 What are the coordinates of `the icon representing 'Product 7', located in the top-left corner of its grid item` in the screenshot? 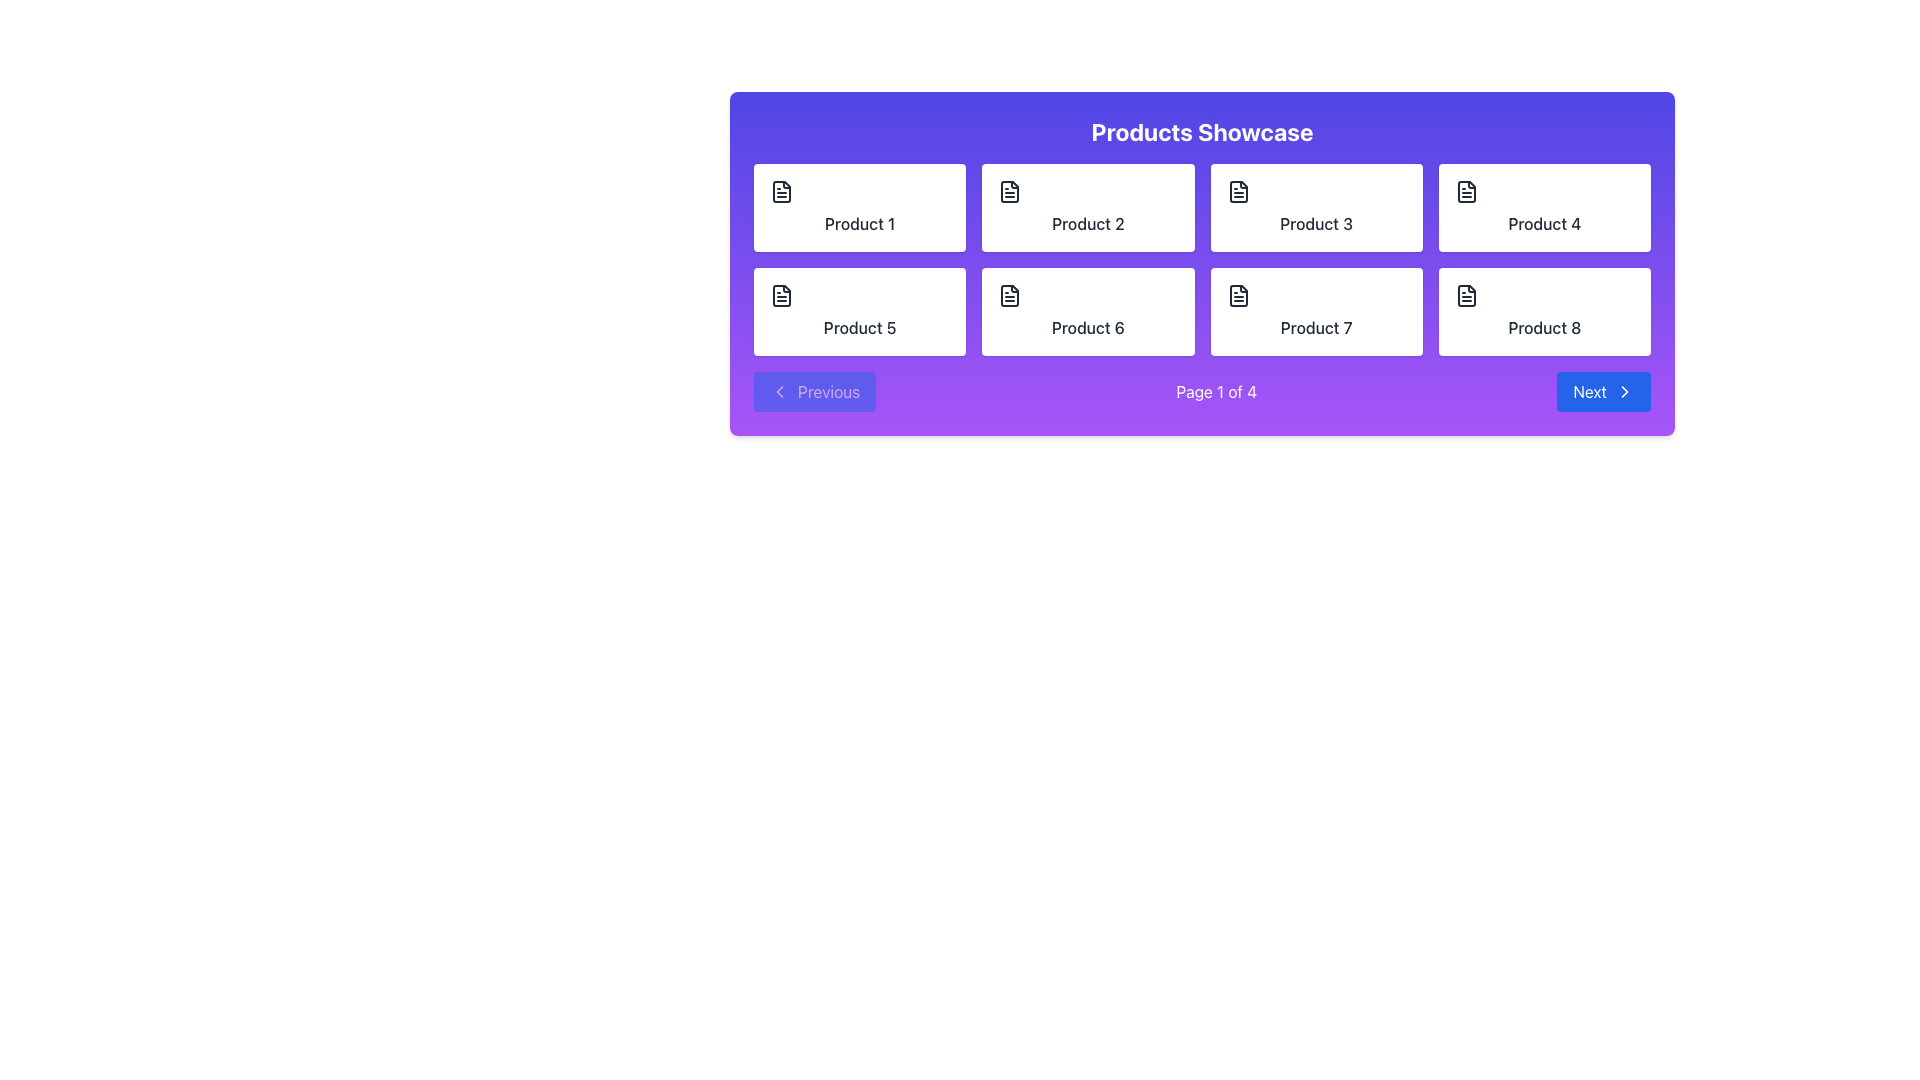 It's located at (1237, 296).